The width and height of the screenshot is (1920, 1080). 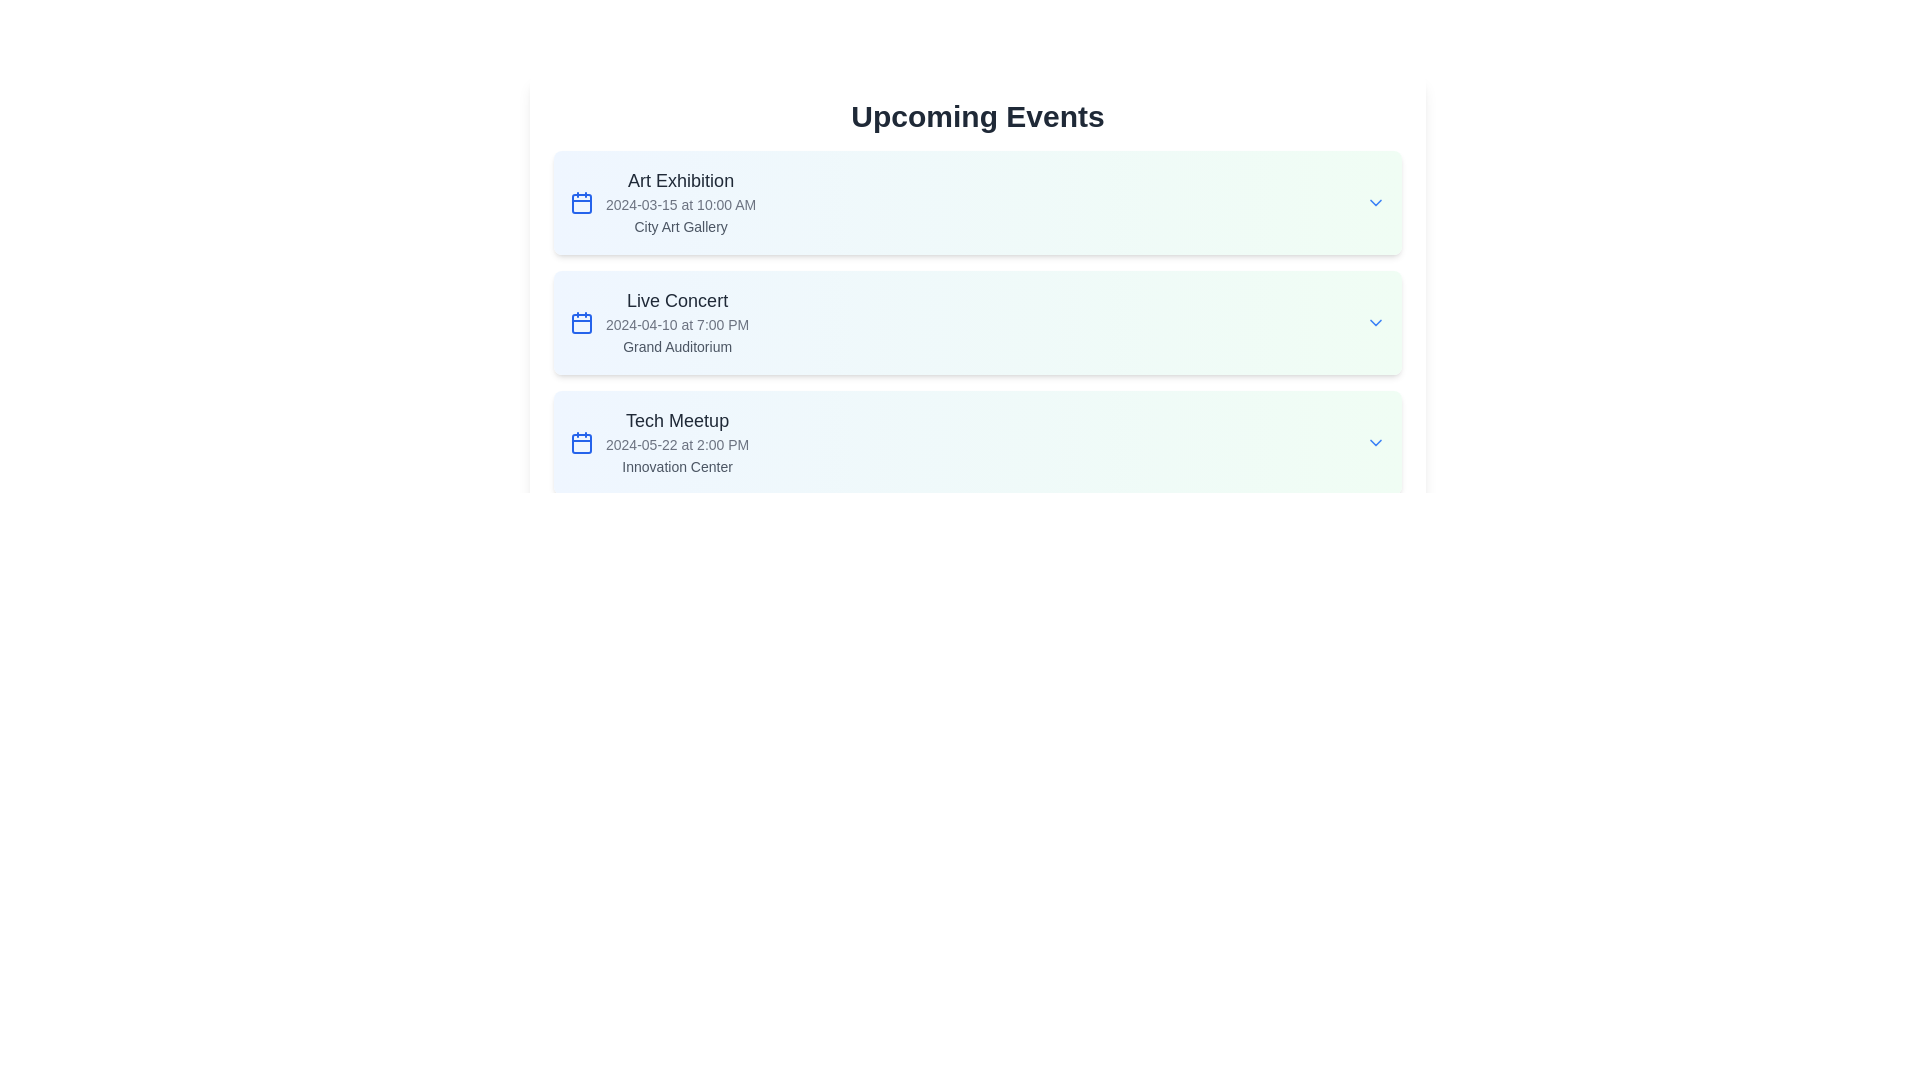 What do you see at coordinates (677, 346) in the screenshot?
I see `the static text label that indicates the location of the 'Live Concert' event, positioned below the event title and date-time information` at bounding box center [677, 346].